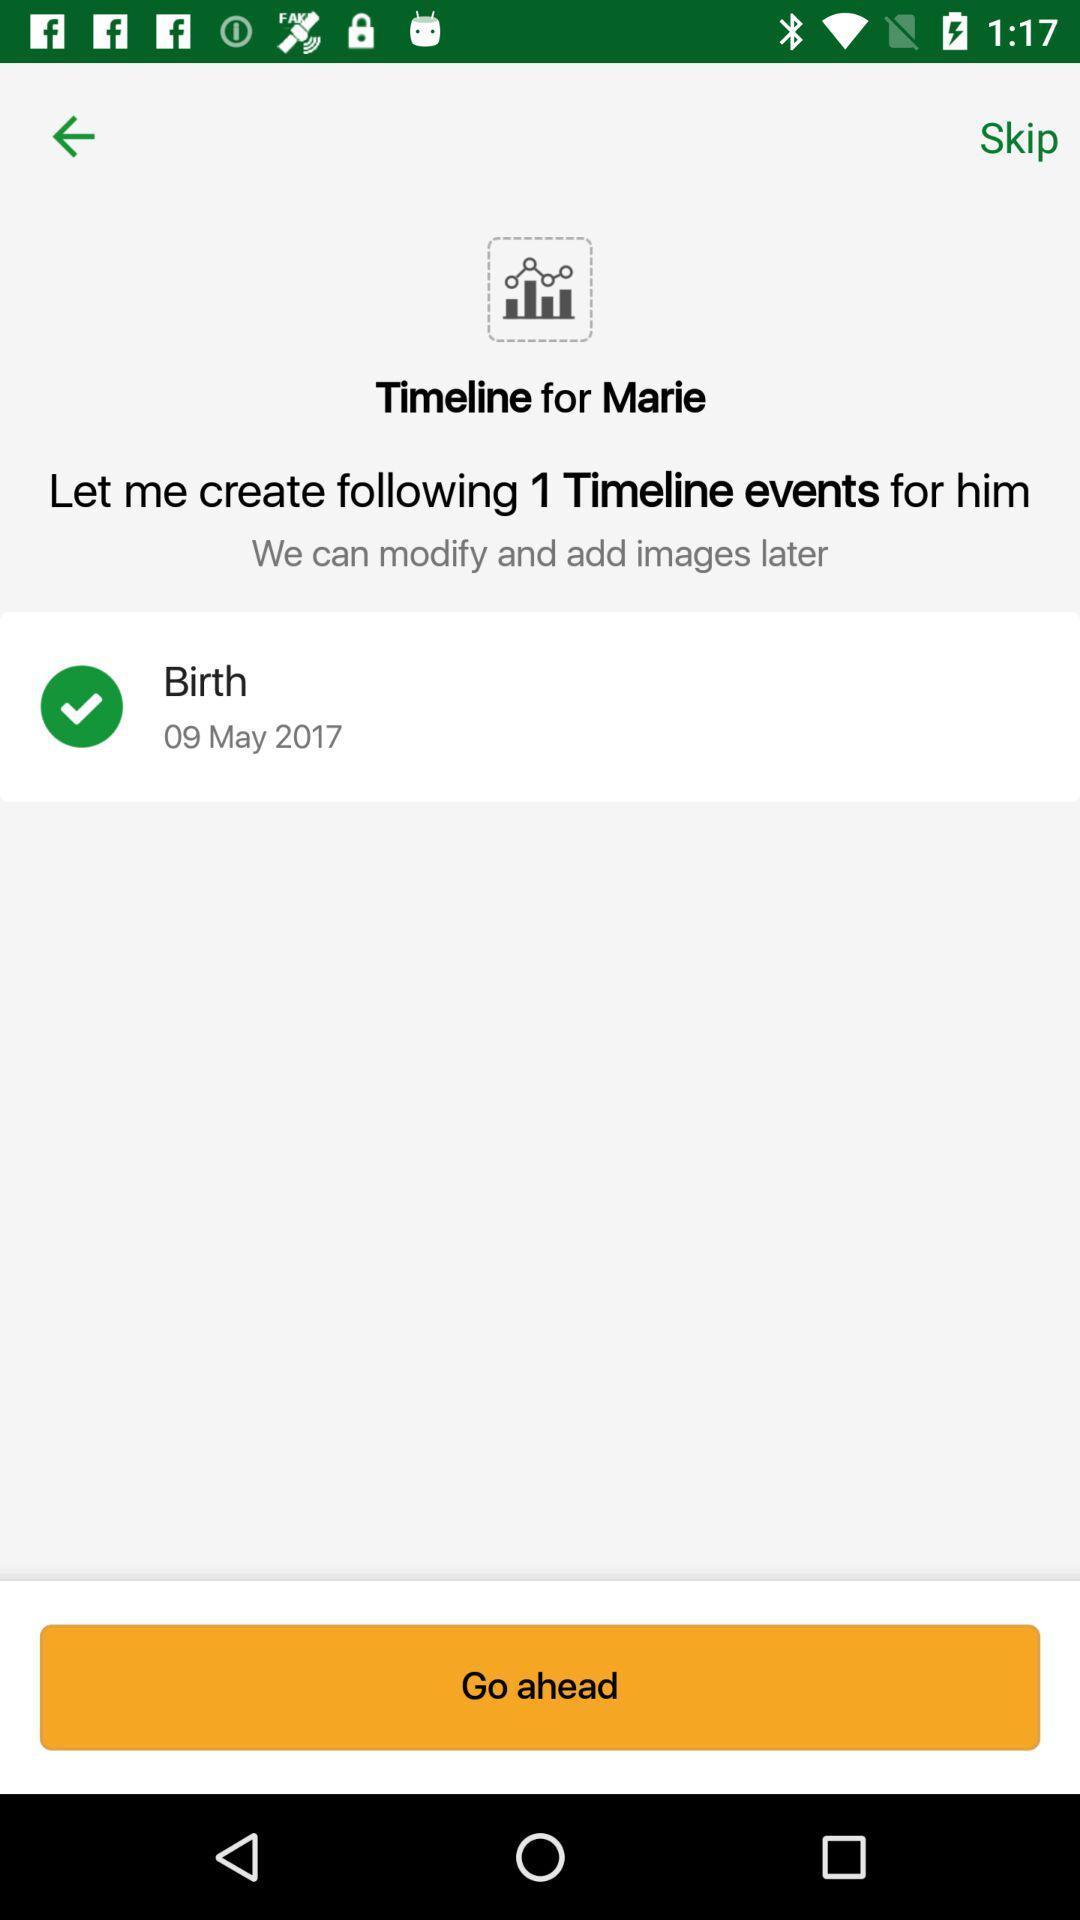 The width and height of the screenshot is (1080, 1920). Describe the element at coordinates (72, 135) in the screenshot. I see `it will go back one page back` at that location.